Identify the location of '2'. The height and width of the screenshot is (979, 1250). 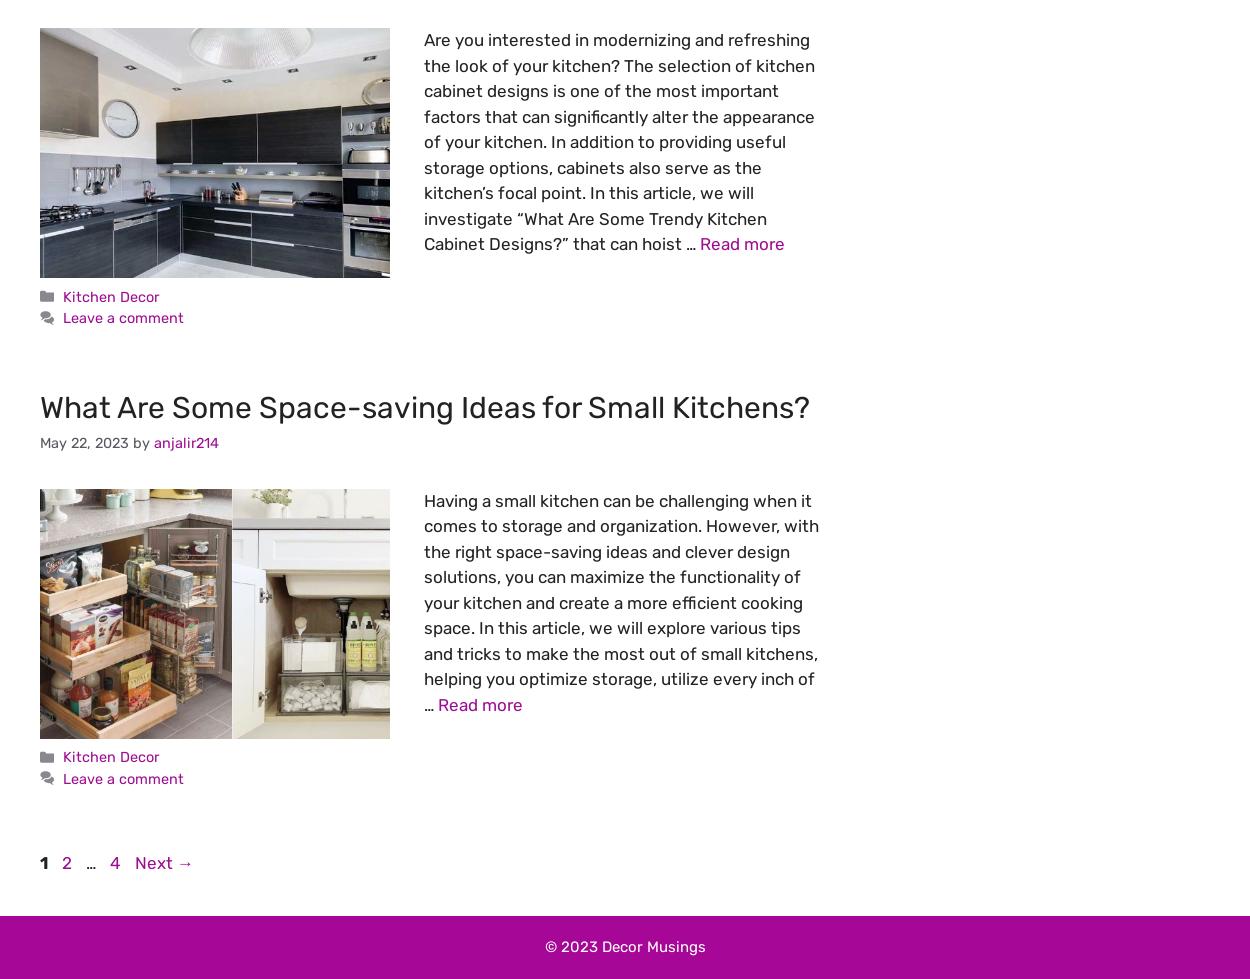
(66, 861).